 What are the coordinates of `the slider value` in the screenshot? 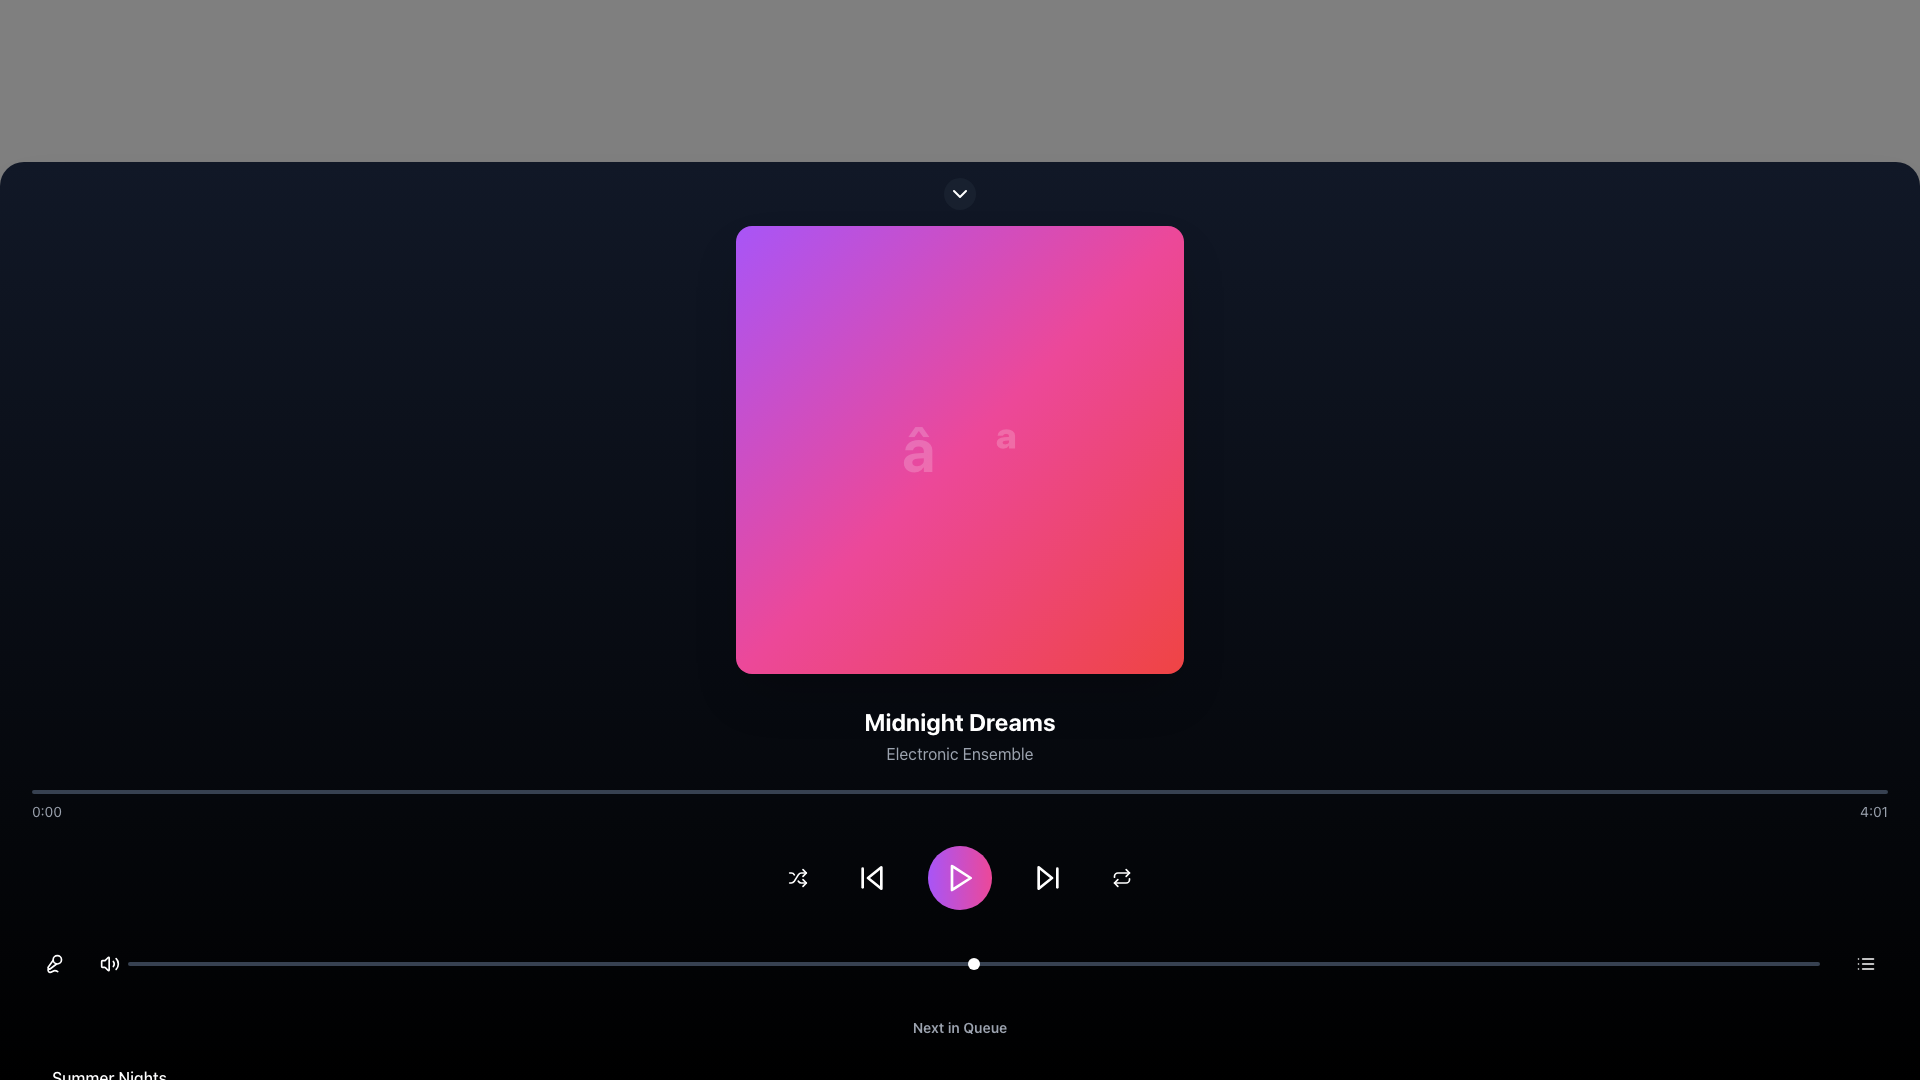 It's located at (1108, 963).